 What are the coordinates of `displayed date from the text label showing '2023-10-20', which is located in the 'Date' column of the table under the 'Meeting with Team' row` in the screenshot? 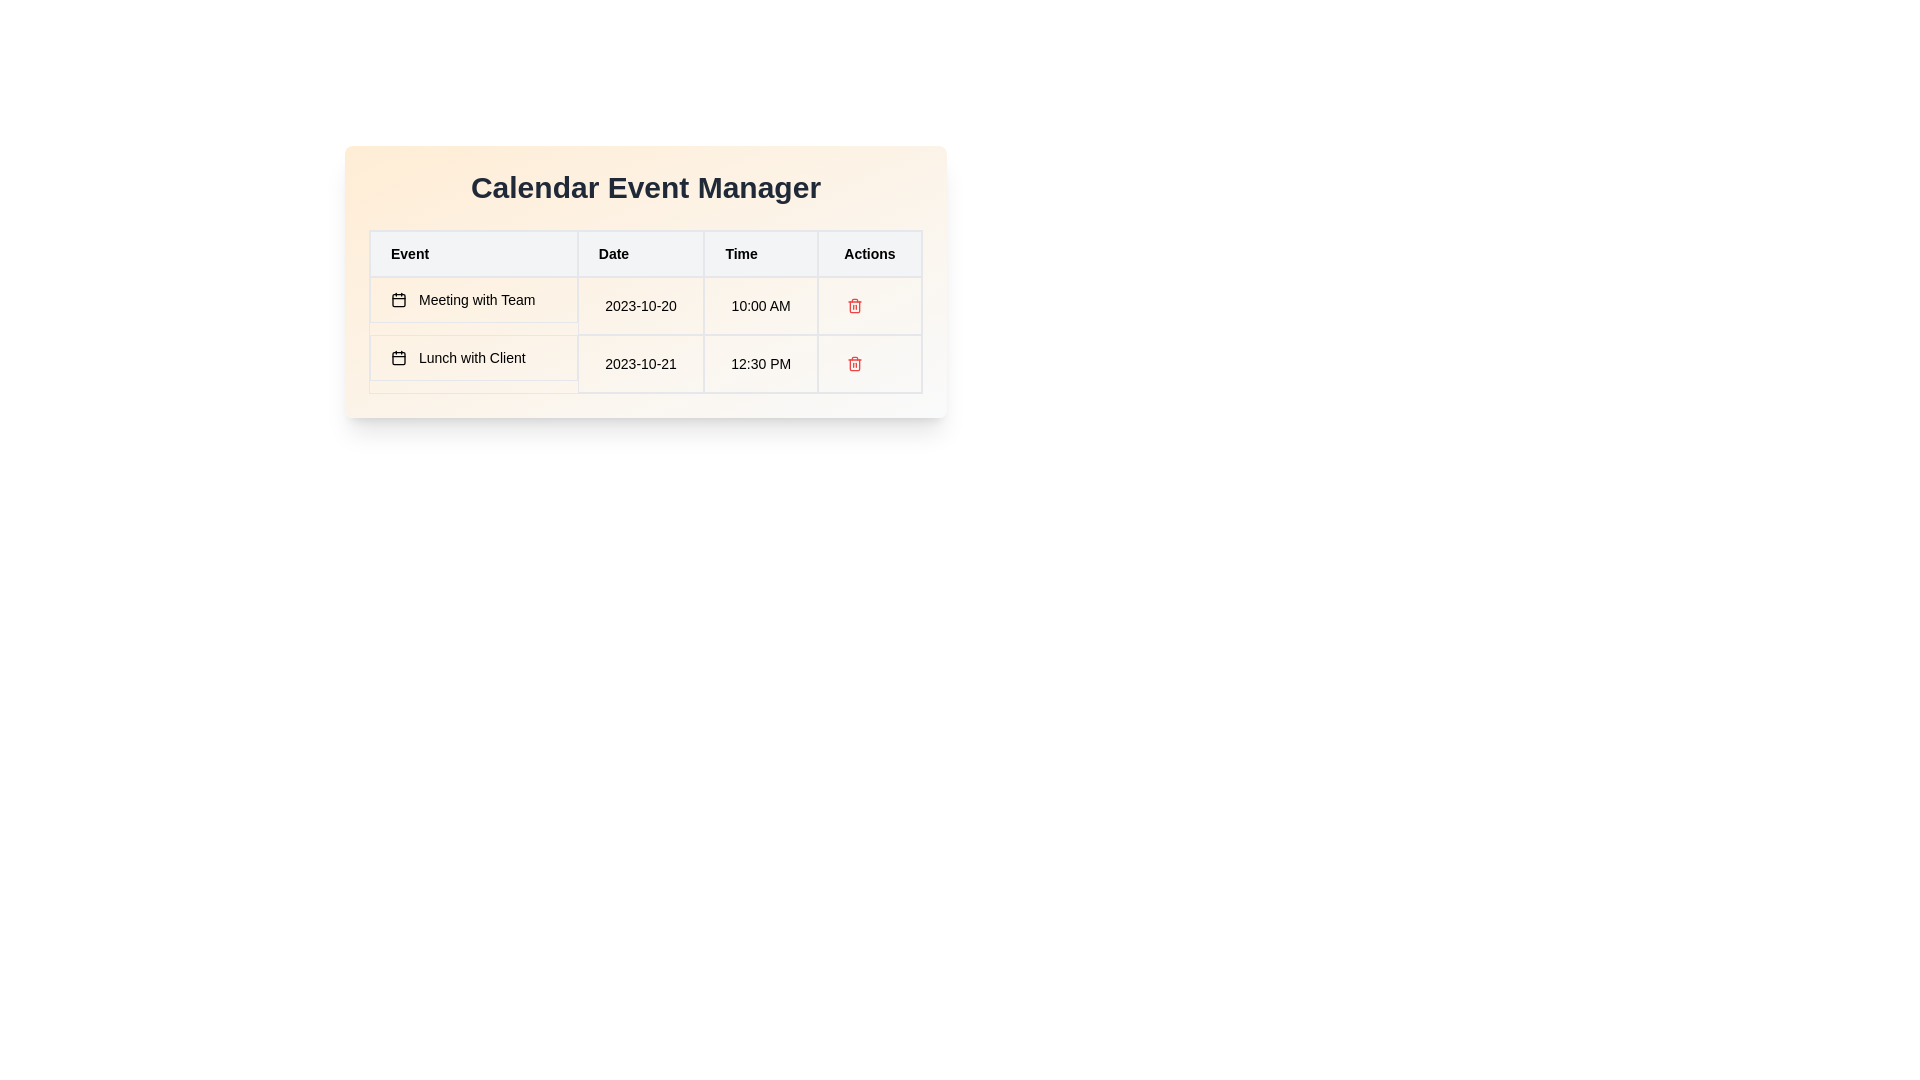 It's located at (641, 305).